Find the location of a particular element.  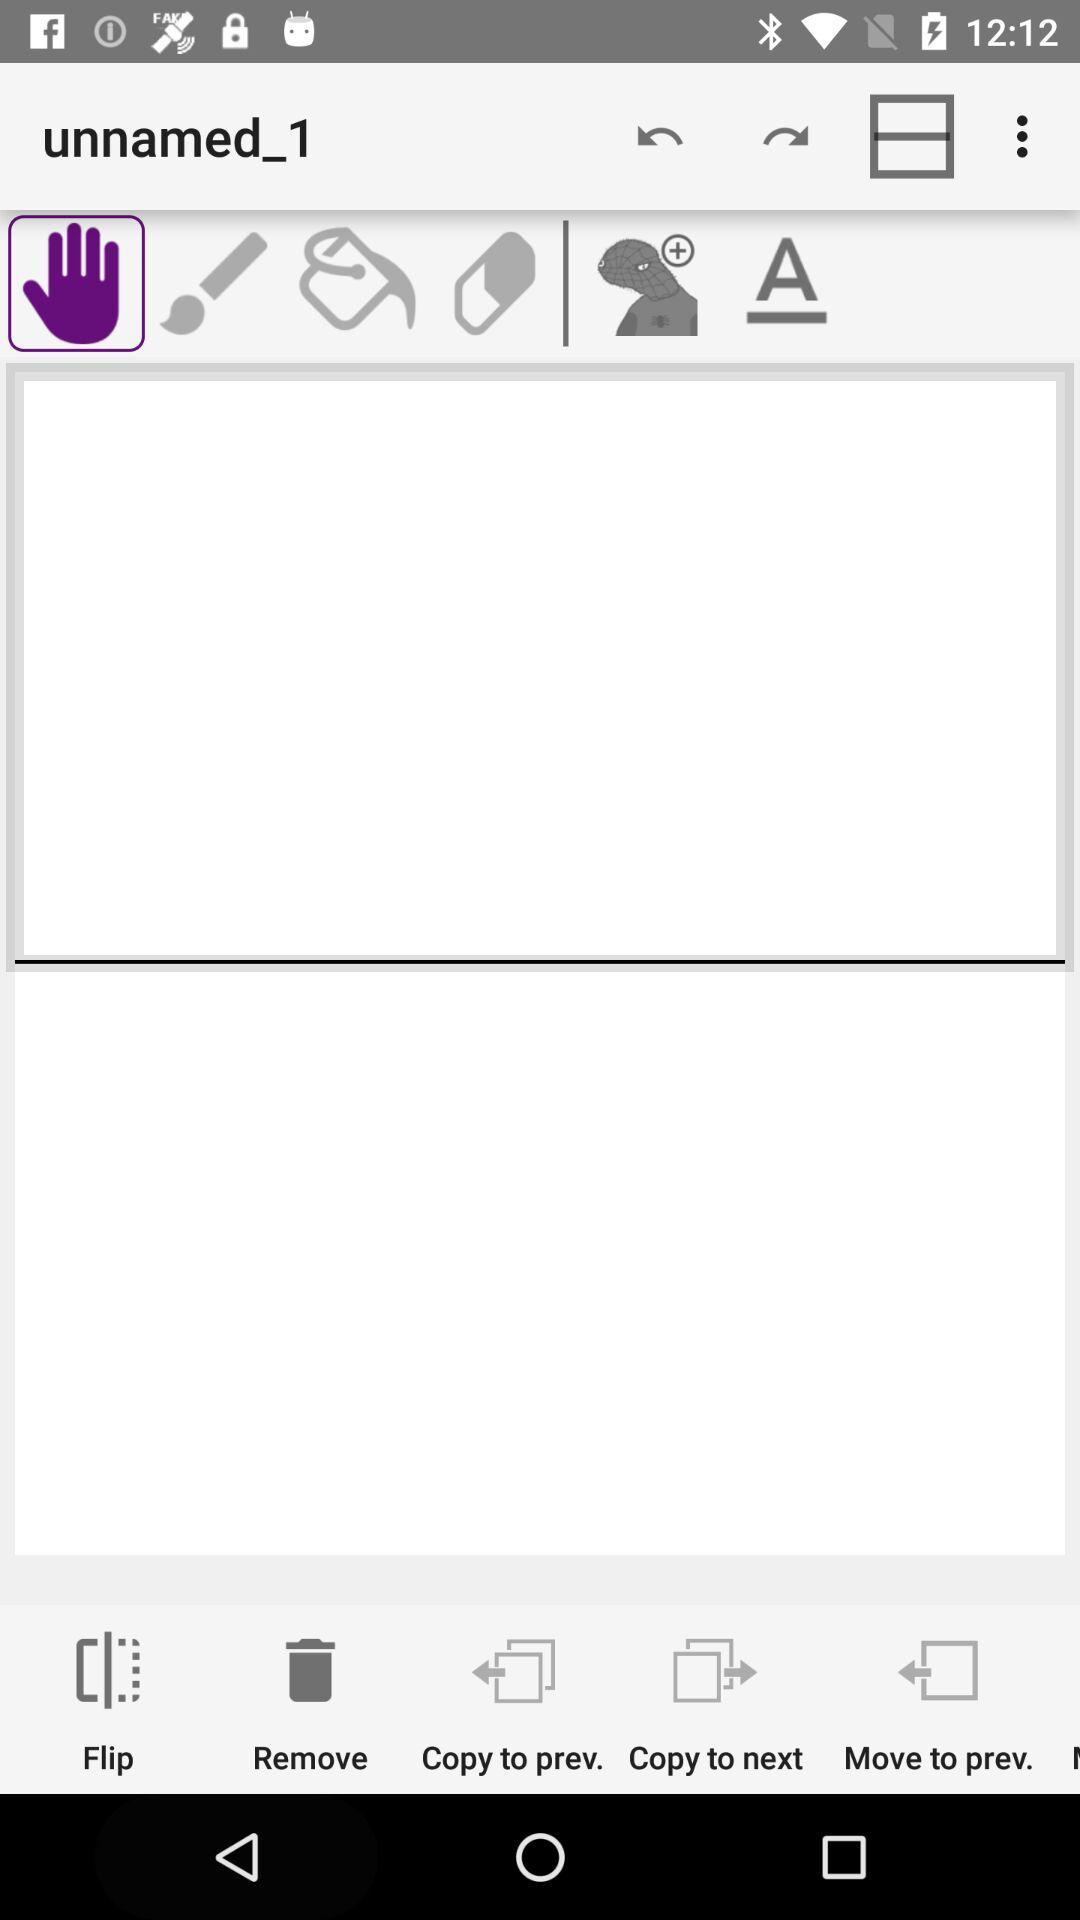

icon to the right of the flip item is located at coordinates (310, 1702).